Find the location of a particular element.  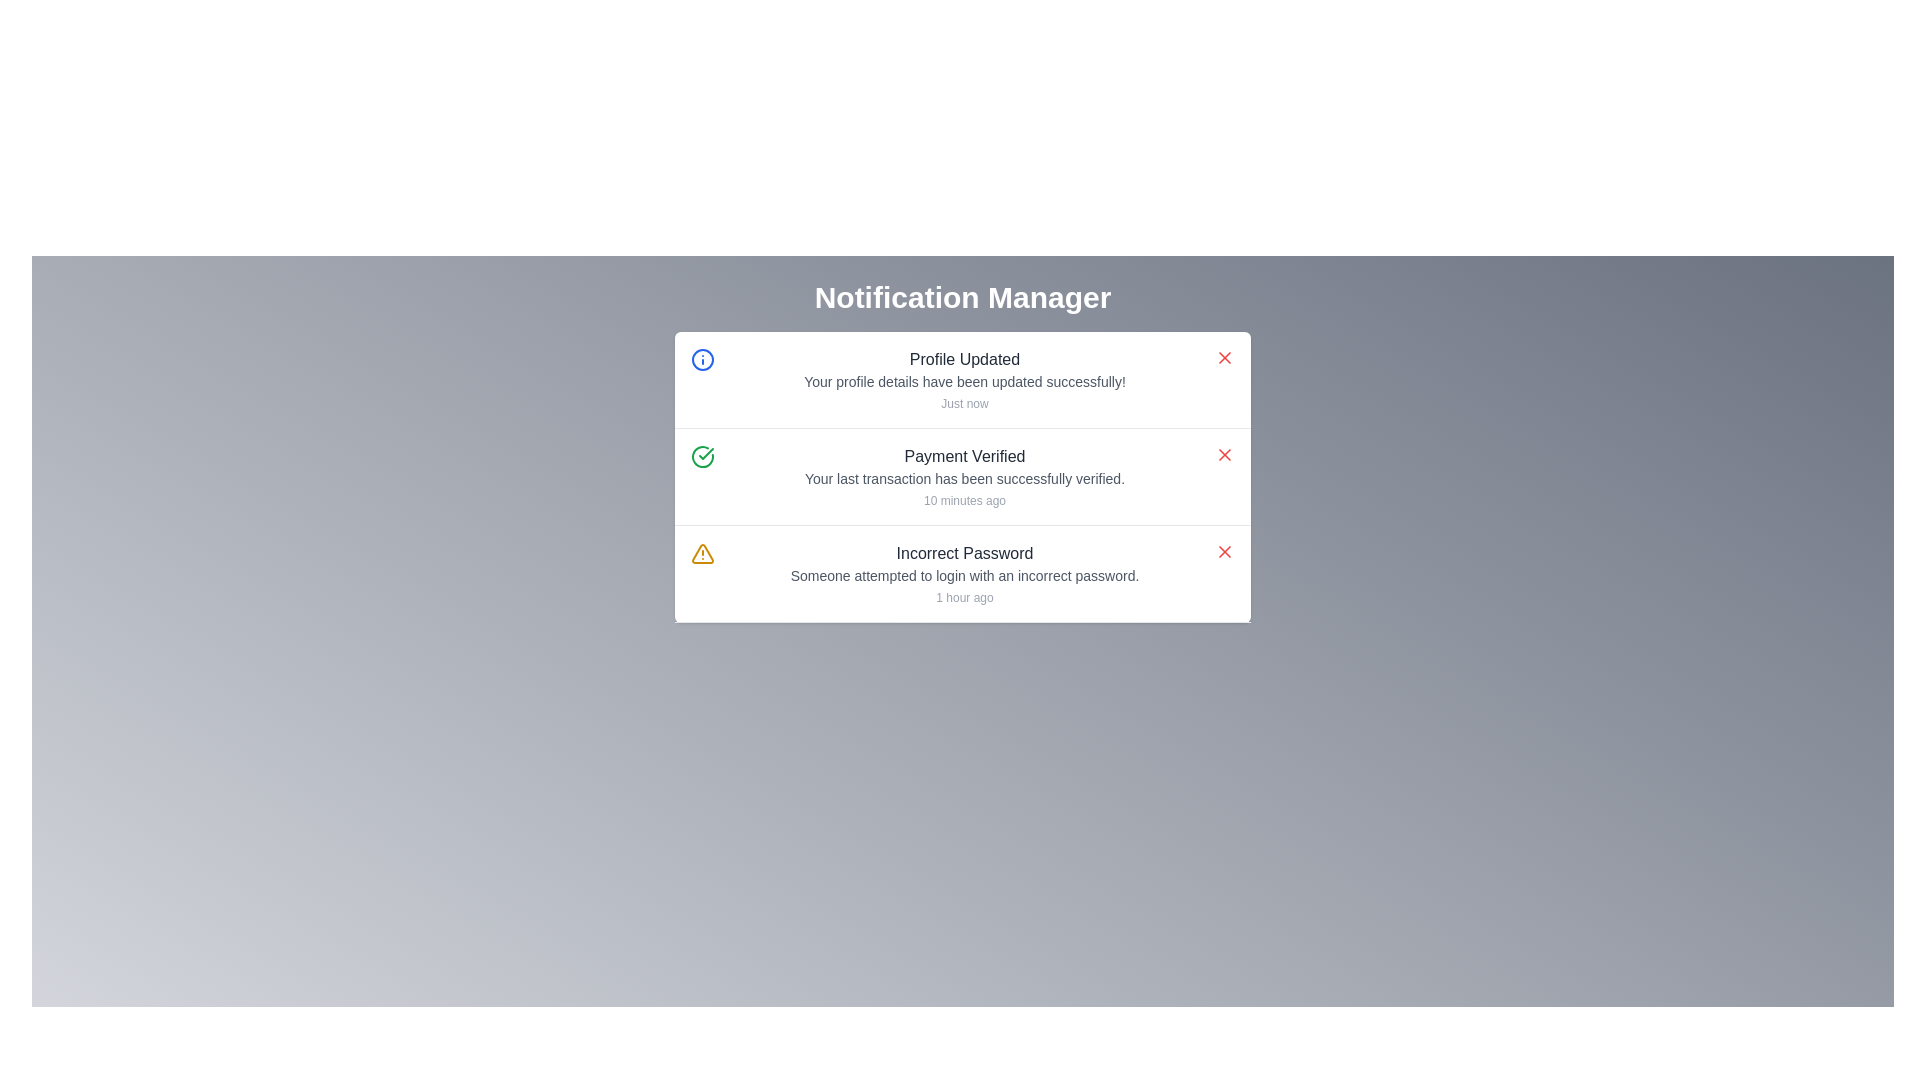

the 'Payment Verified' text block is located at coordinates (964, 456).